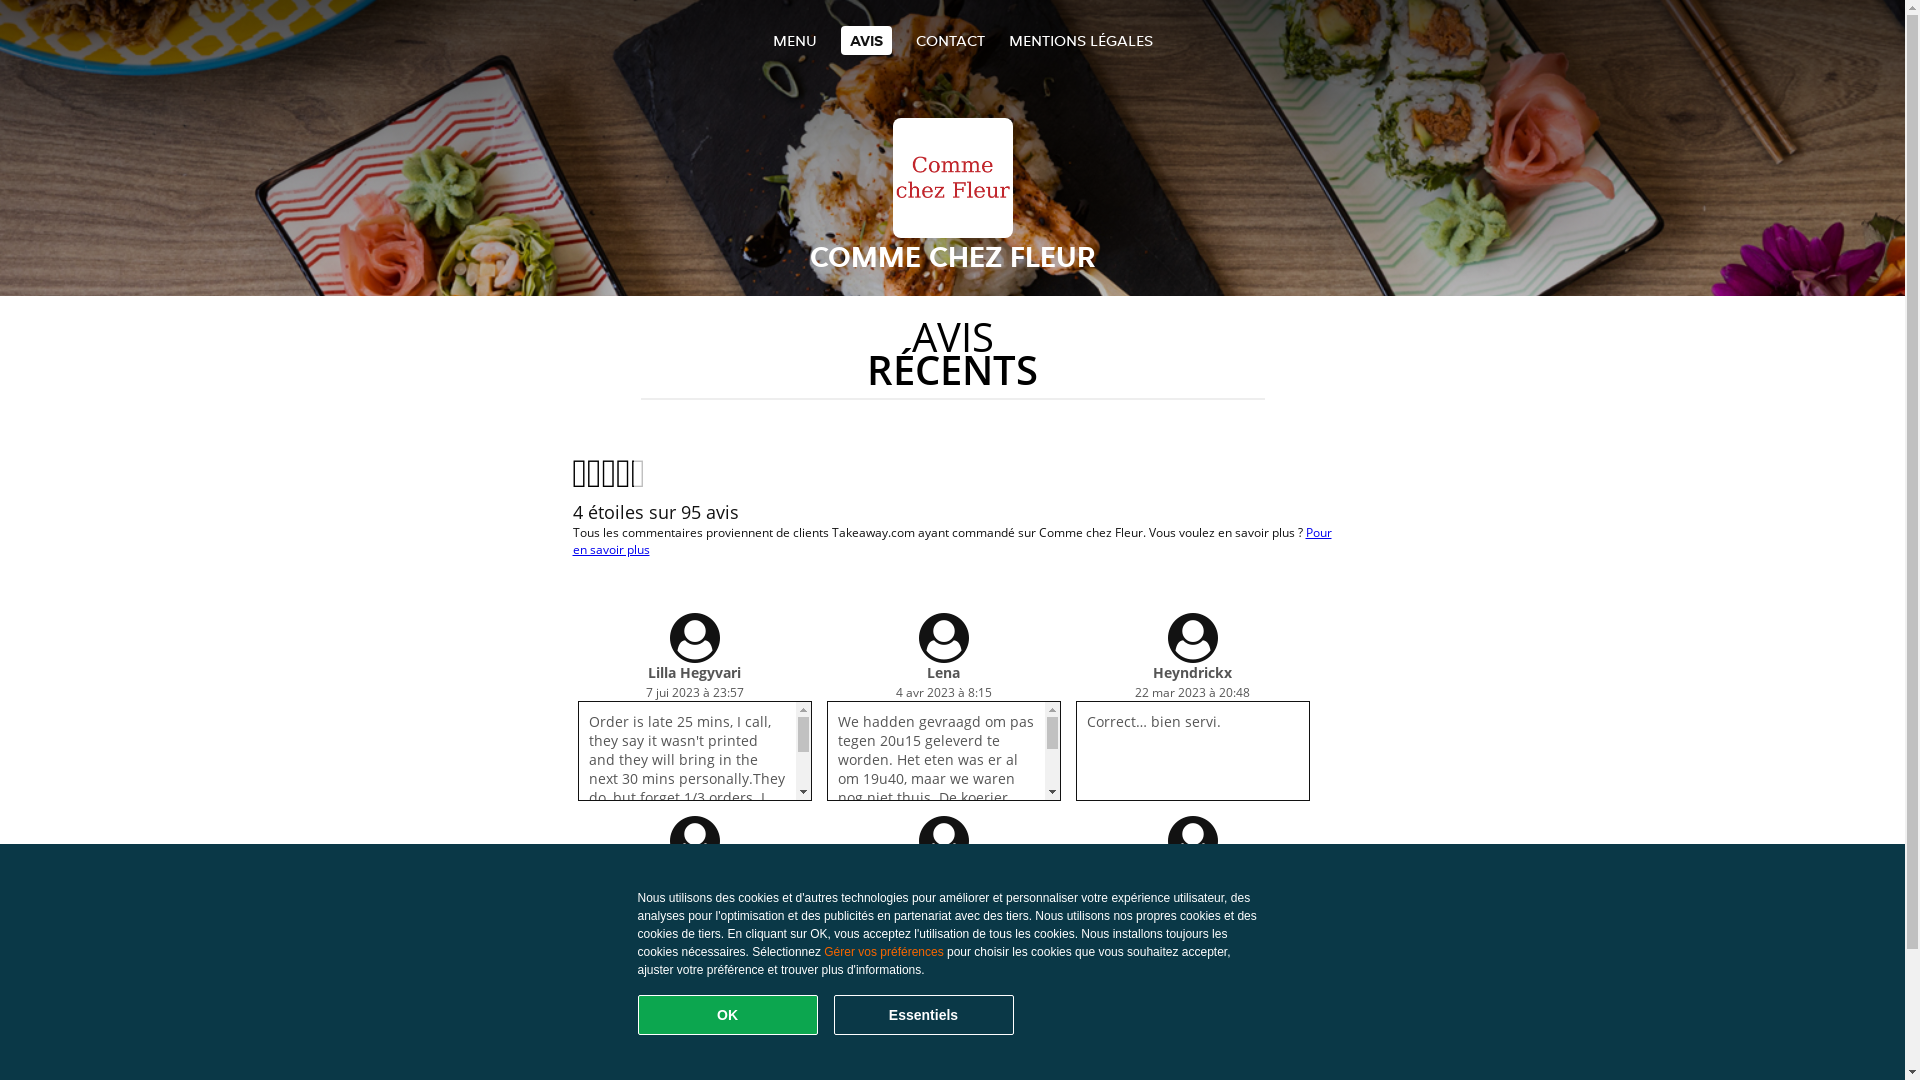 This screenshot has width=1920, height=1080. What do you see at coordinates (727, 1014) in the screenshot?
I see `'OK'` at bounding box center [727, 1014].